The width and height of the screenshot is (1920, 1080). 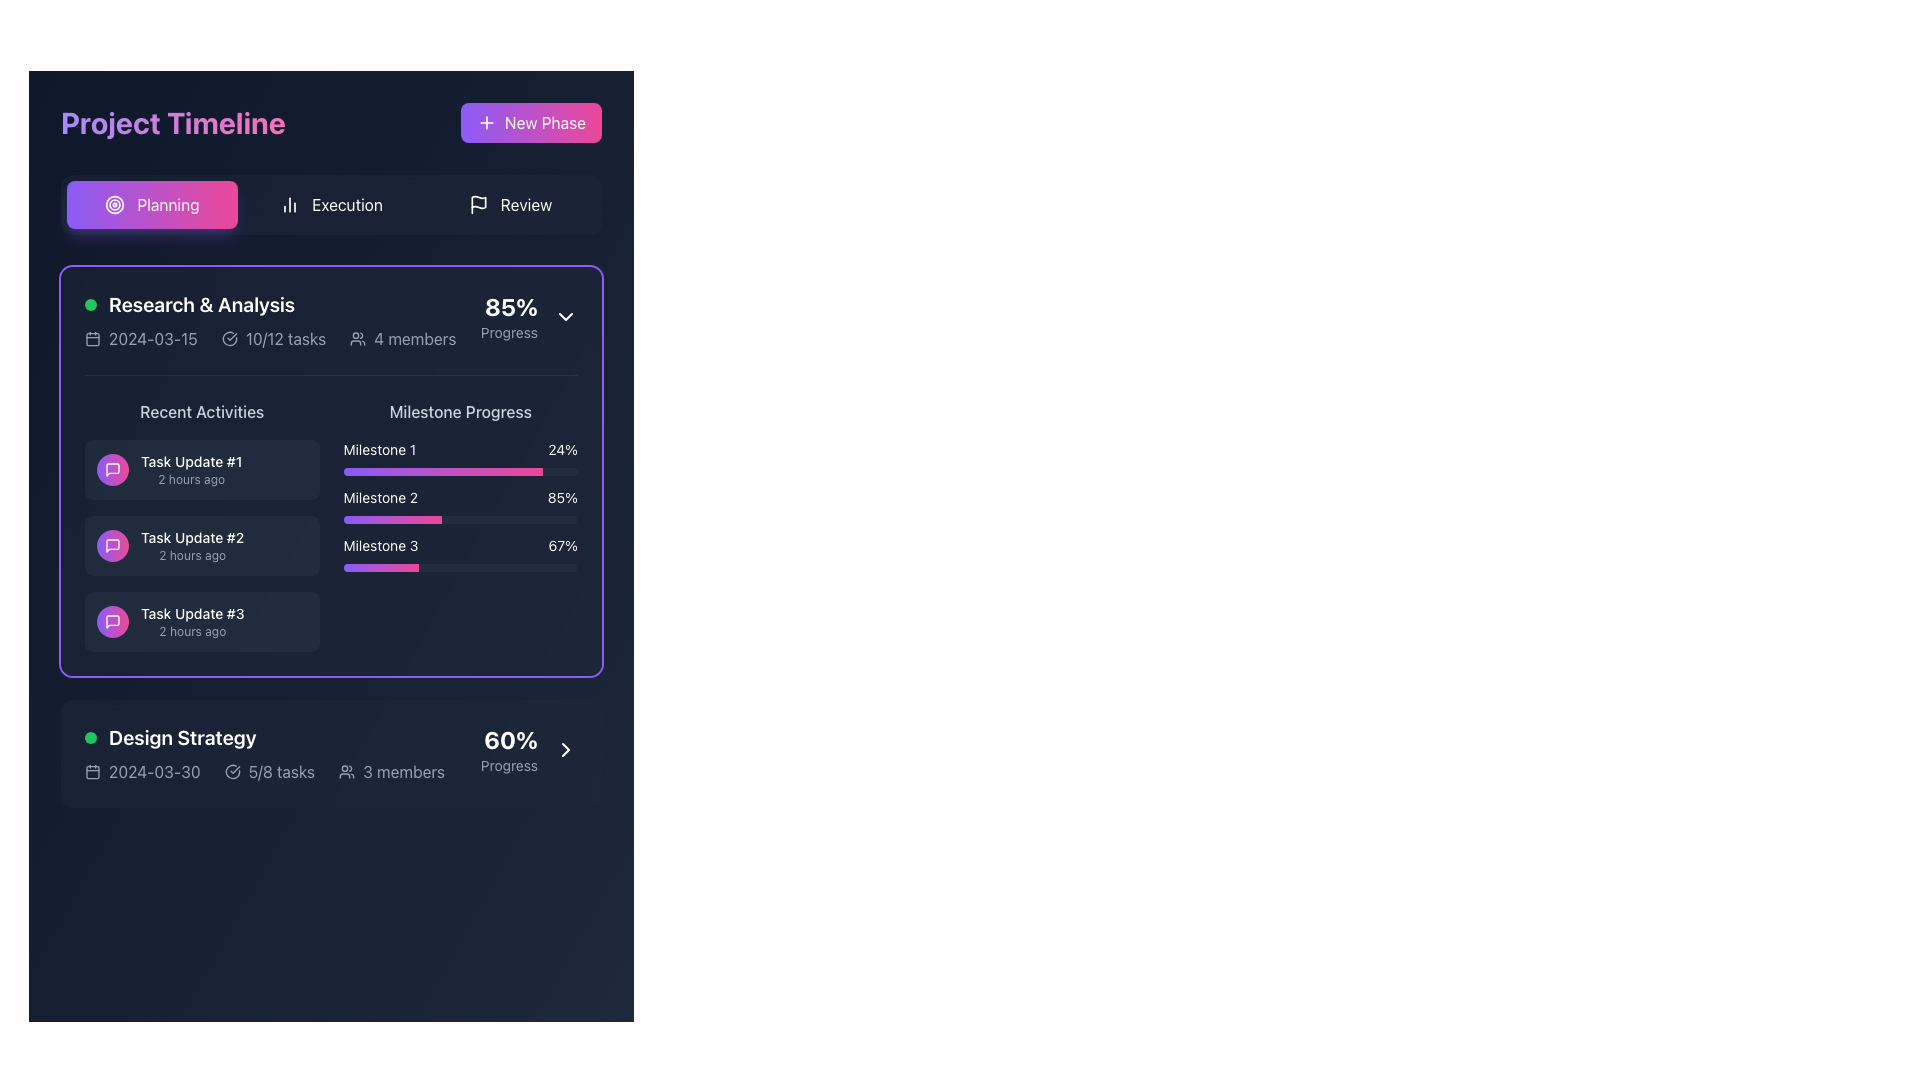 What do you see at coordinates (358, 338) in the screenshot?
I see `the members count icon located in the 'Research & Analysis' section, adjacent to the '4 members' text` at bounding box center [358, 338].